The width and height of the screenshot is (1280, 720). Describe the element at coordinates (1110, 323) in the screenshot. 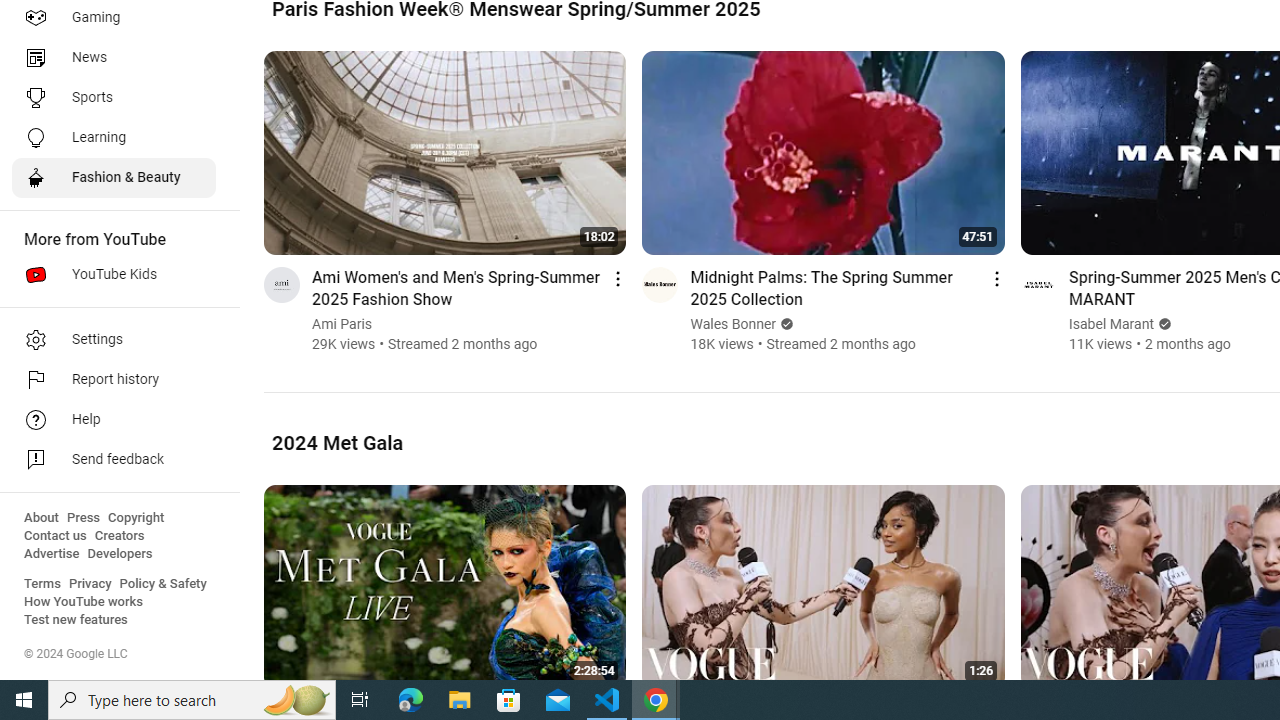

I see `'Isabel Marant'` at that location.